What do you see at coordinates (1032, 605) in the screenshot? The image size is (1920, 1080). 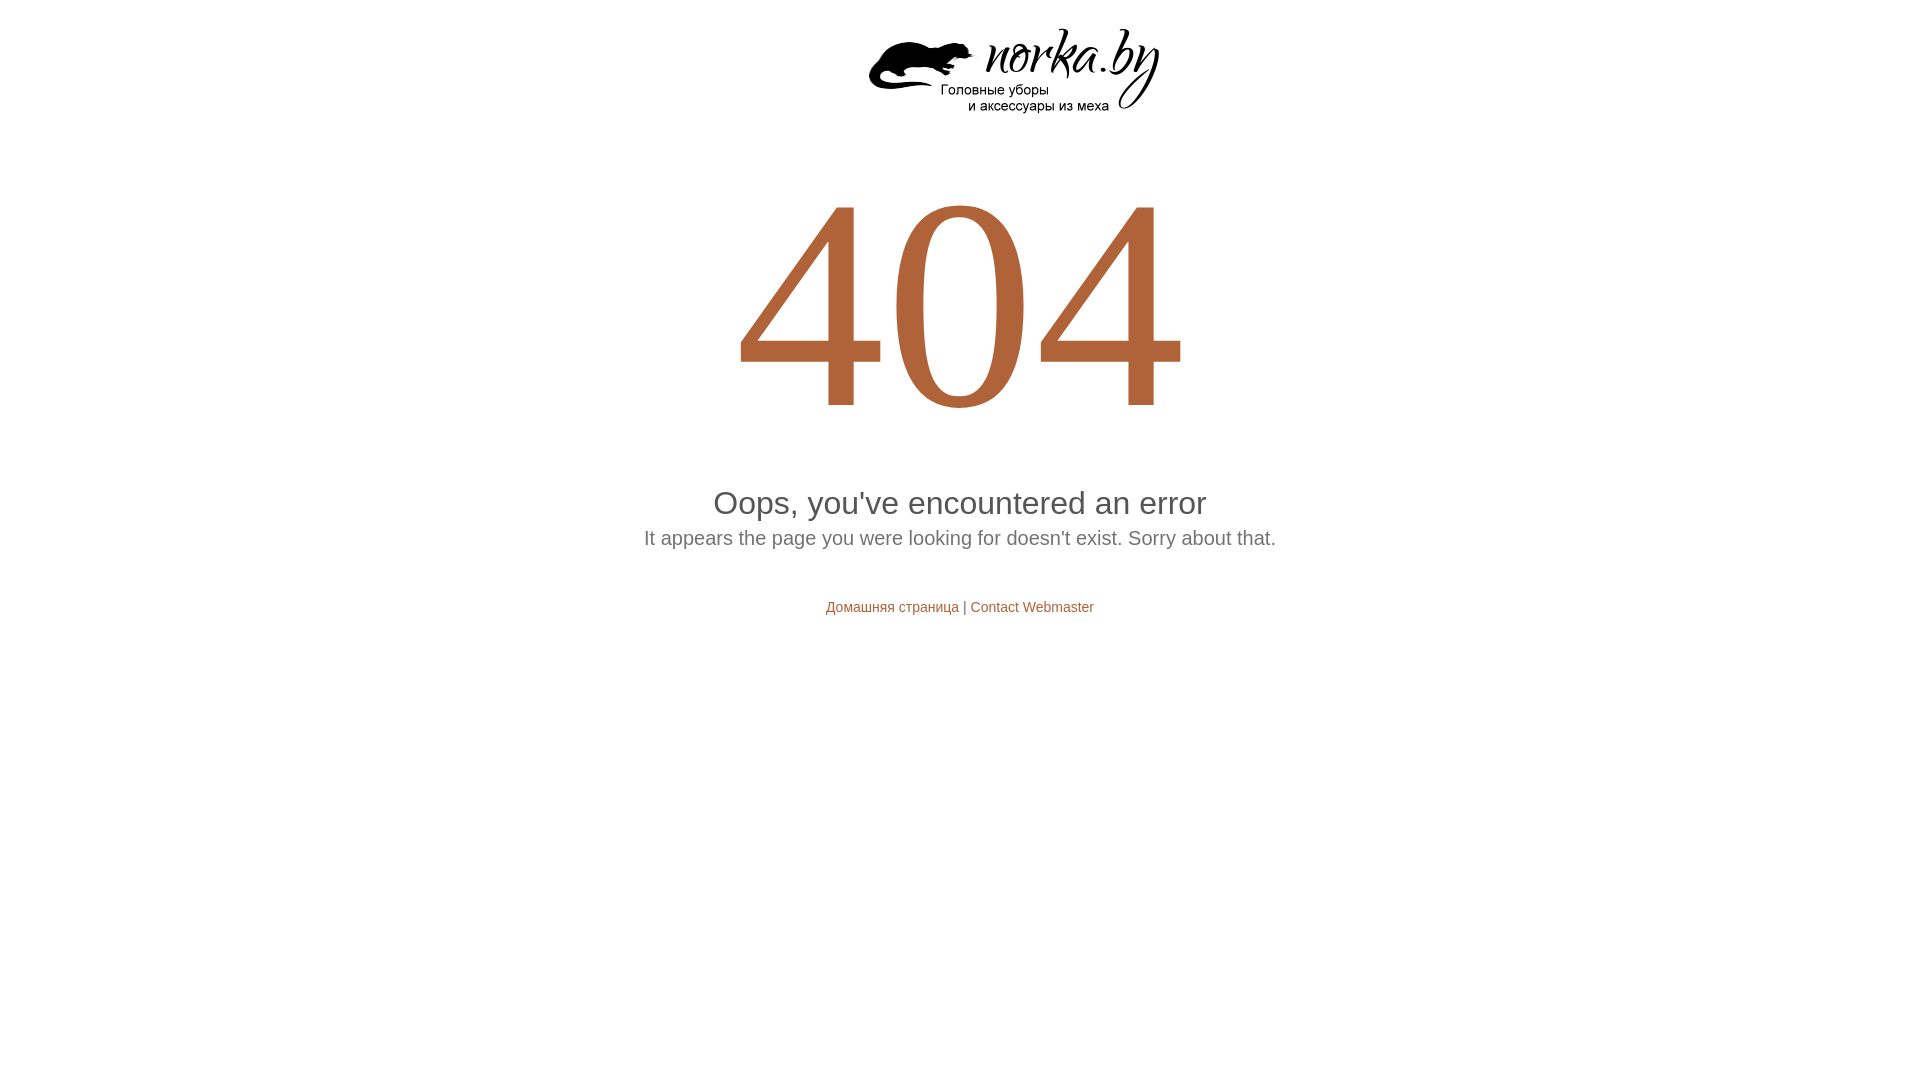 I see `'Contact Webmaster'` at bounding box center [1032, 605].